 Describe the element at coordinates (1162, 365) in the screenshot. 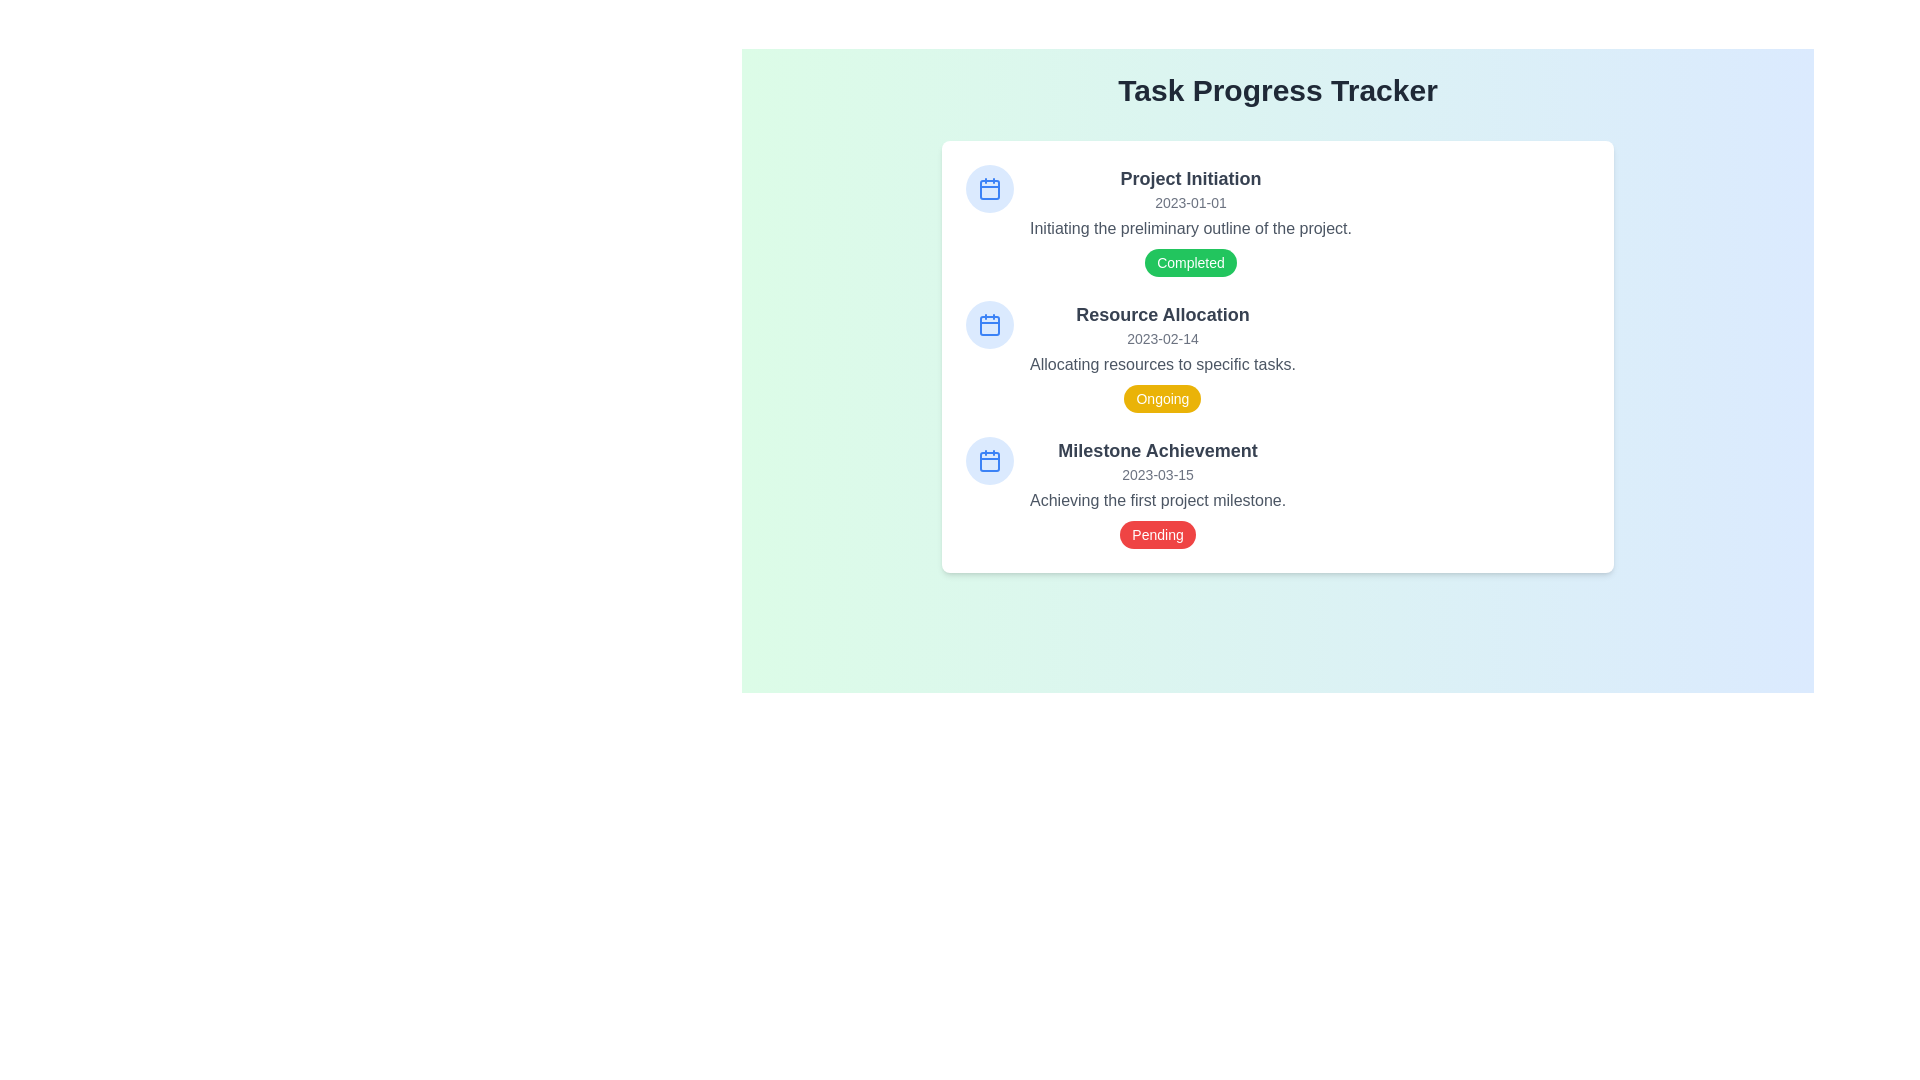

I see `the descriptive text element that provides context for the resource allocation task, located under the title 'Resource Allocation' and above the 'Ongoing' status label` at that location.